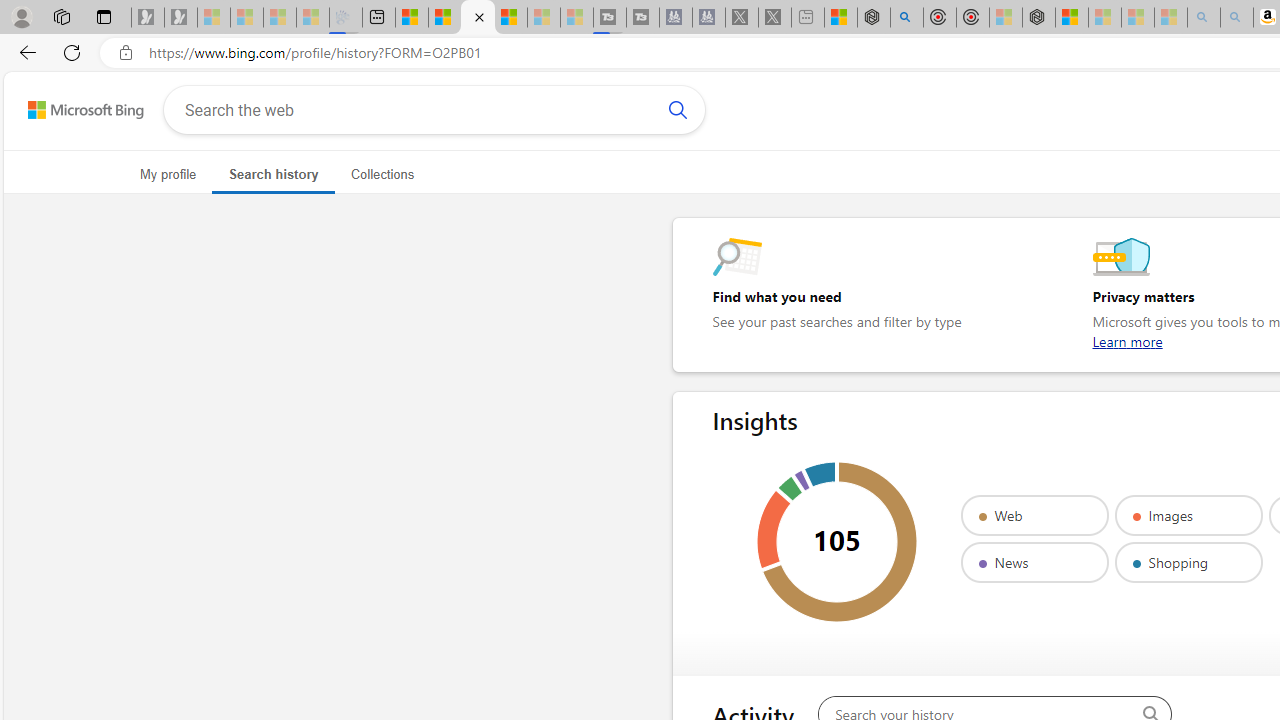 This screenshot has height=720, width=1280. I want to click on 'Newsletter Sign Up - Sleeping', so click(181, 17).